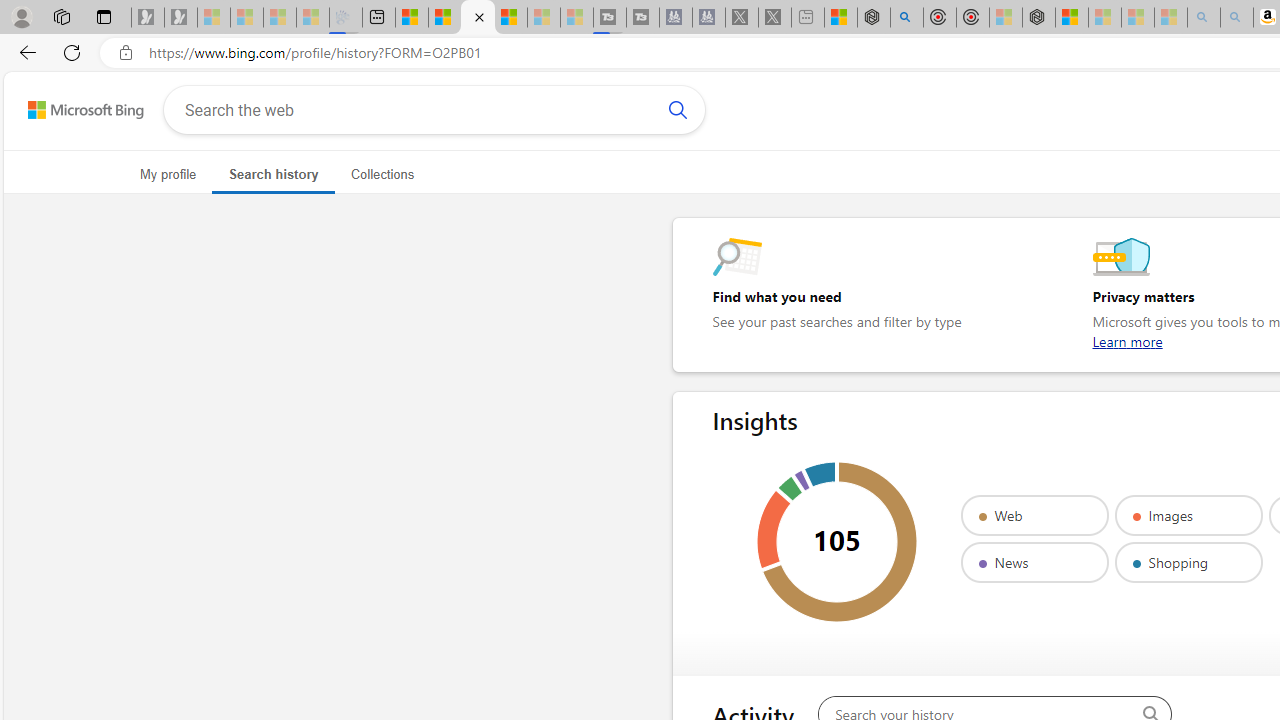 This screenshot has height=720, width=1280. I want to click on 'Newsletter Sign Up - Sleeping', so click(181, 17).